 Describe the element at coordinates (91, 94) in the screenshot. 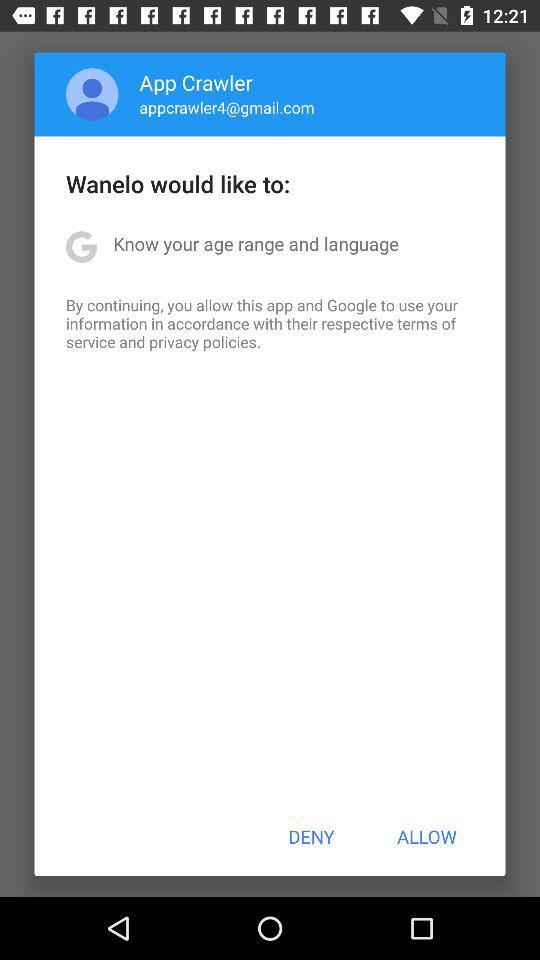

I see `the icon above the wanelo would like item` at that location.